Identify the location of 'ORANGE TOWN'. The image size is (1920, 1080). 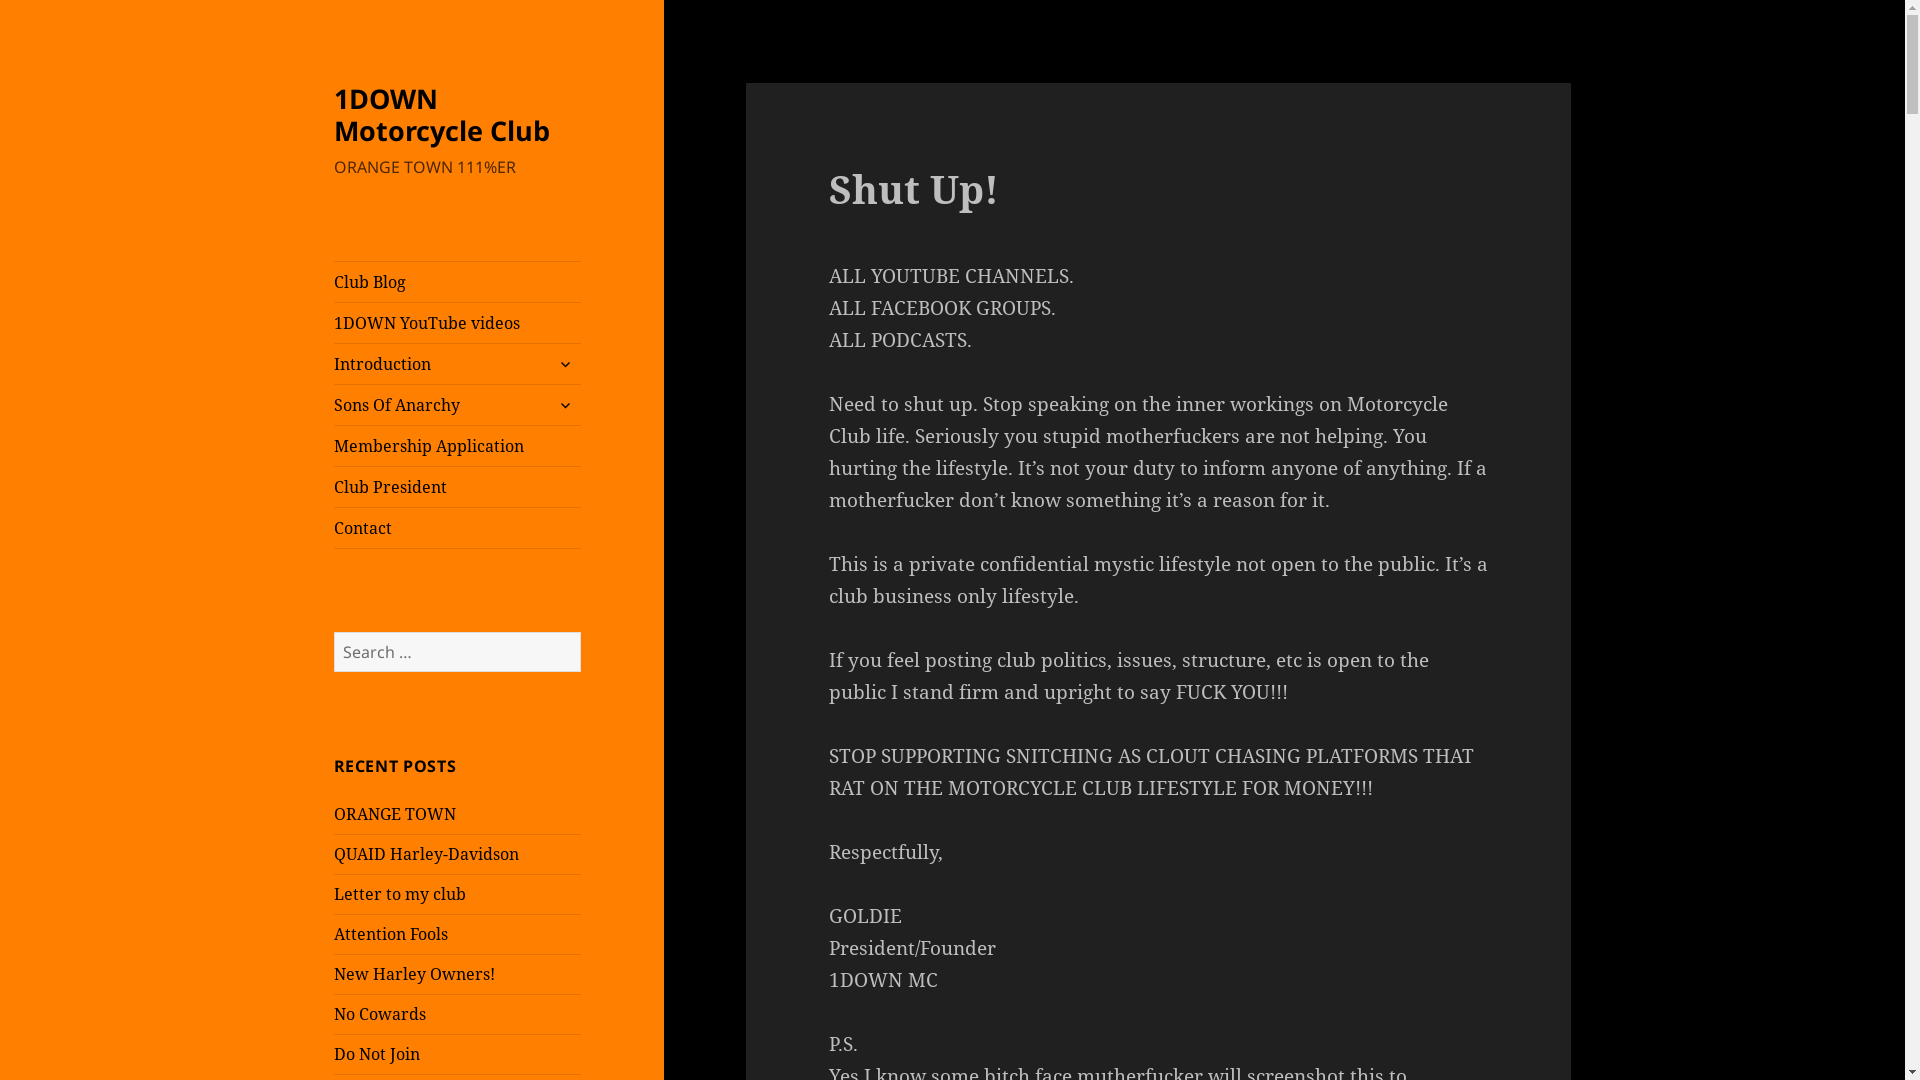
(394, 813).